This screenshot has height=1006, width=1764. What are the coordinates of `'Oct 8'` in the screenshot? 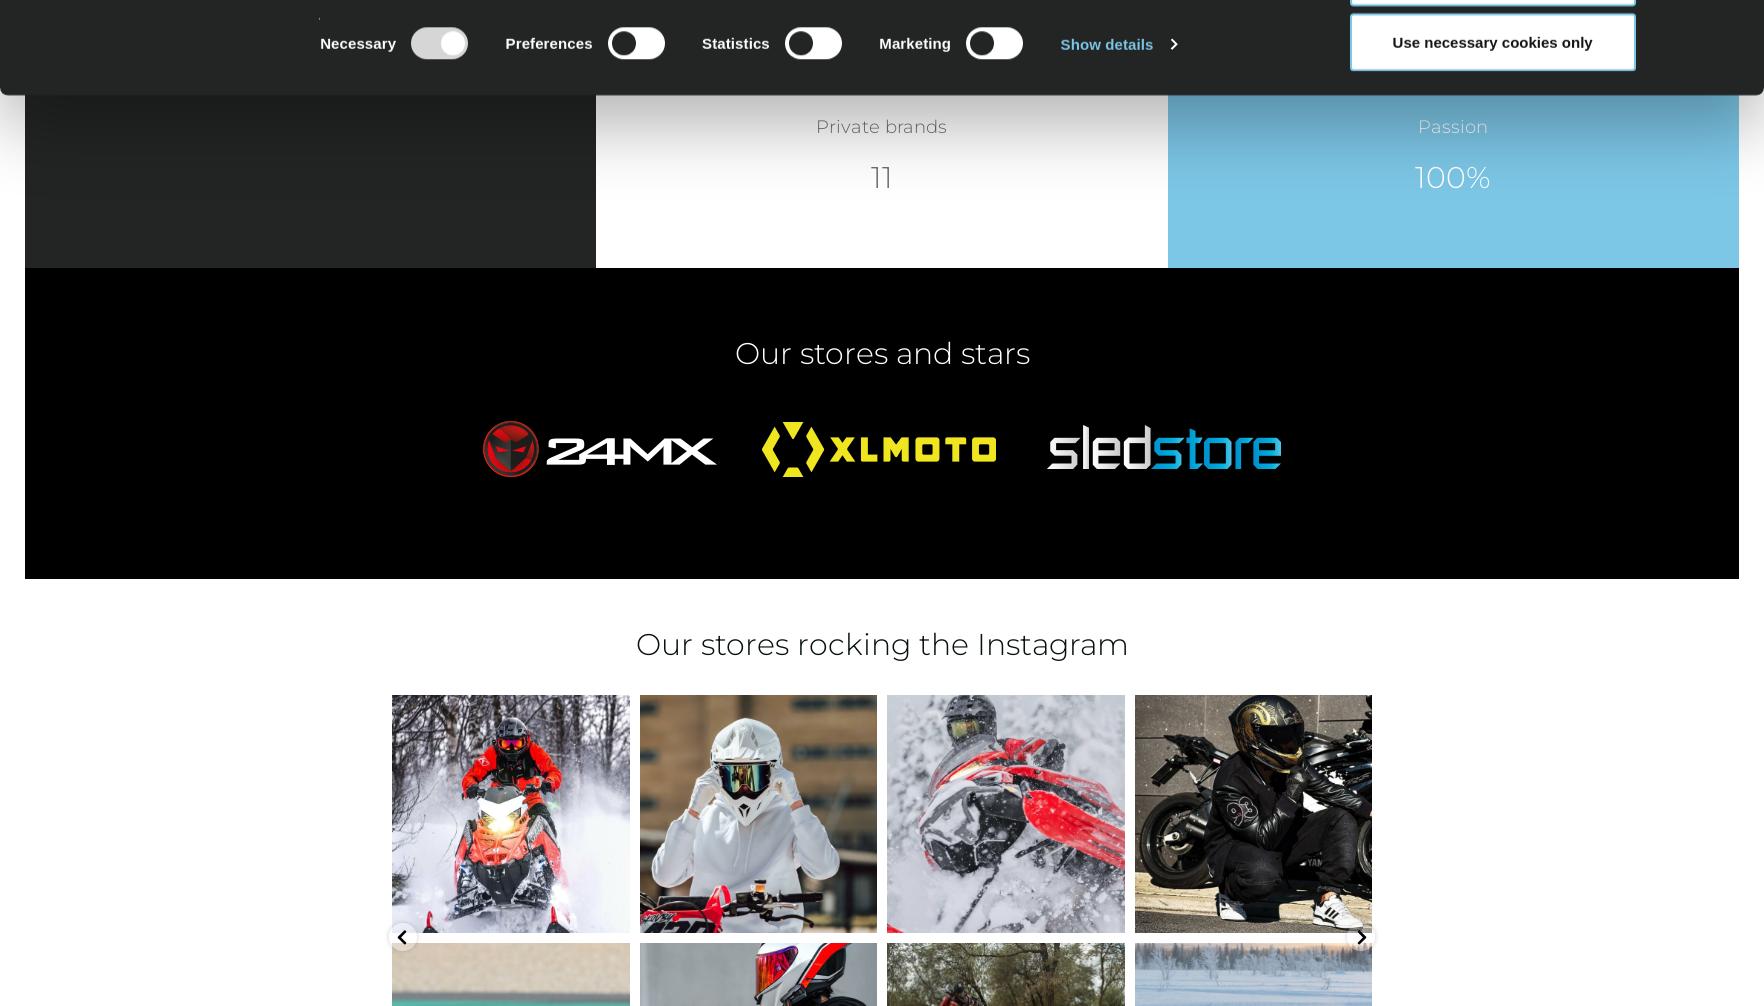 It's located at (1258, 909).